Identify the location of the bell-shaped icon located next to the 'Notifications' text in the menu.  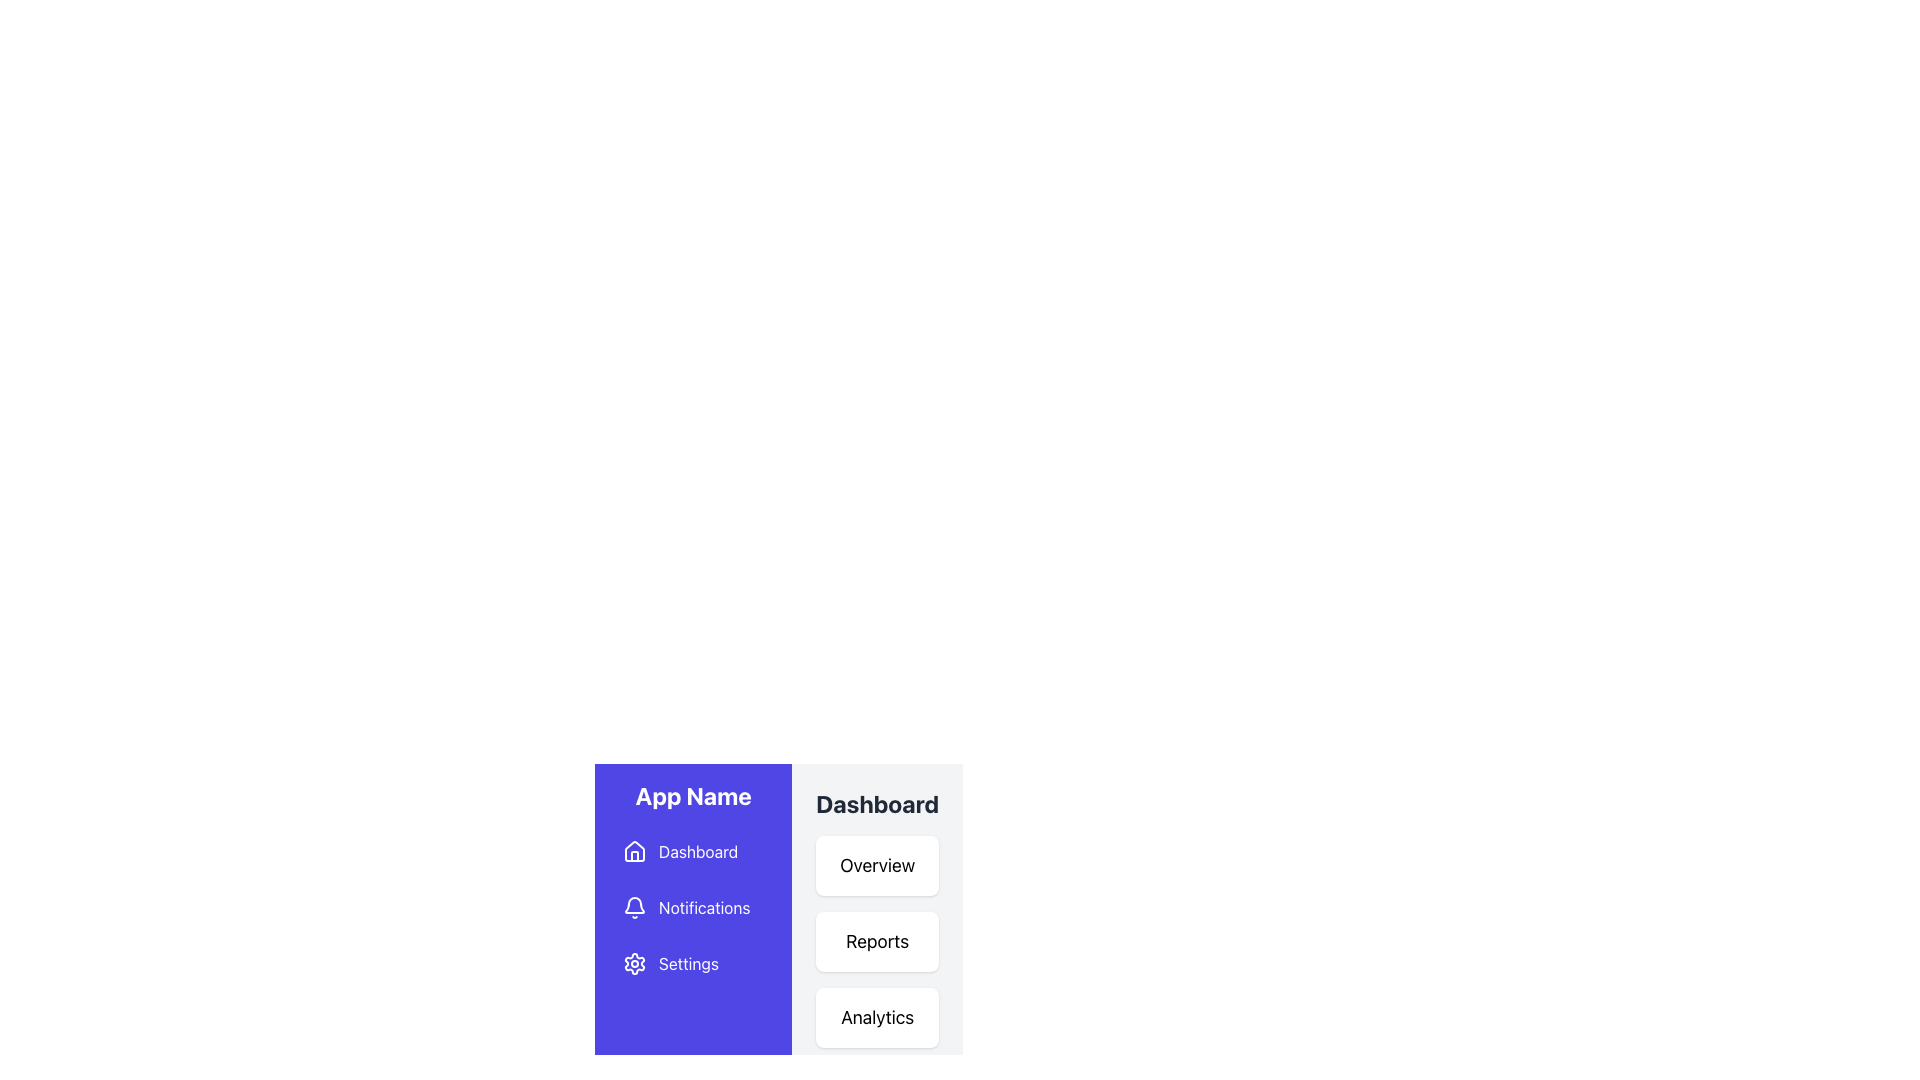
(633, 907).